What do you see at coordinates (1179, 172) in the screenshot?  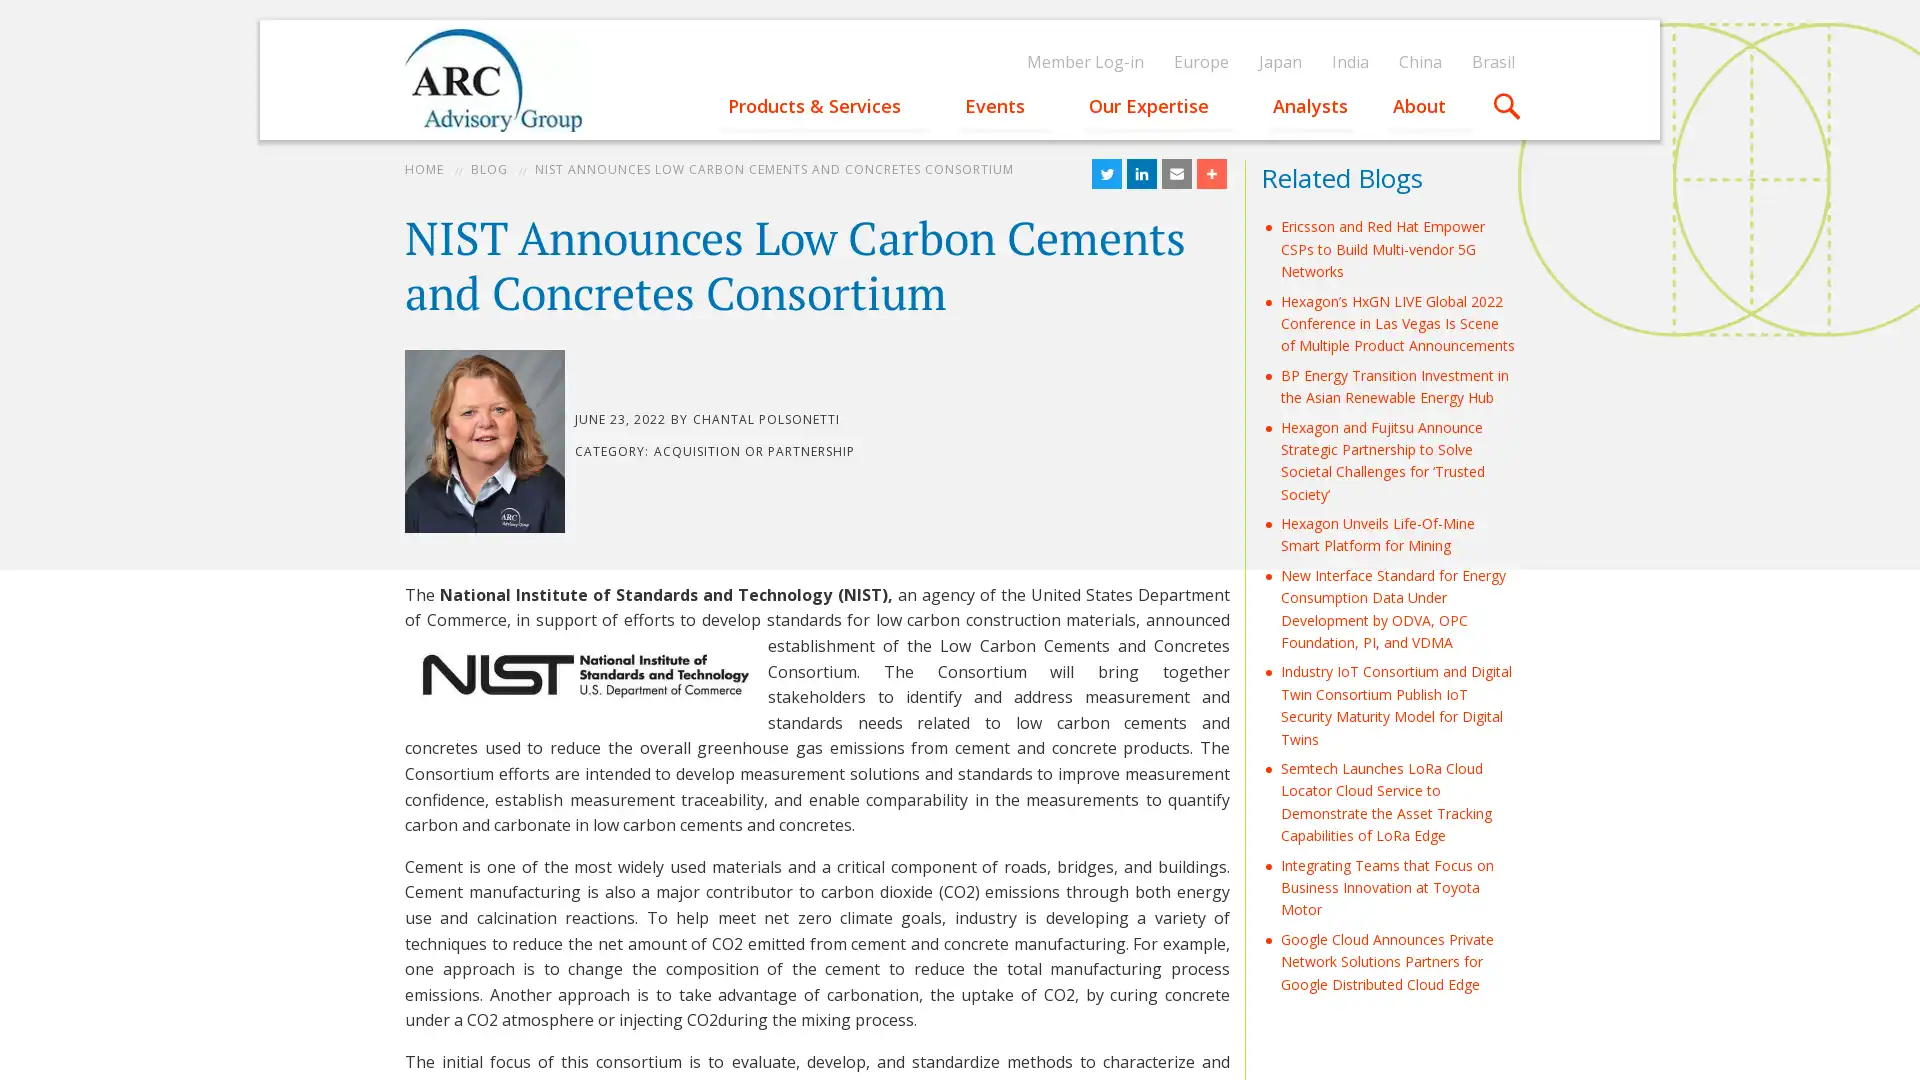 I see `Share to Email` at bounding box center [1179, 172].